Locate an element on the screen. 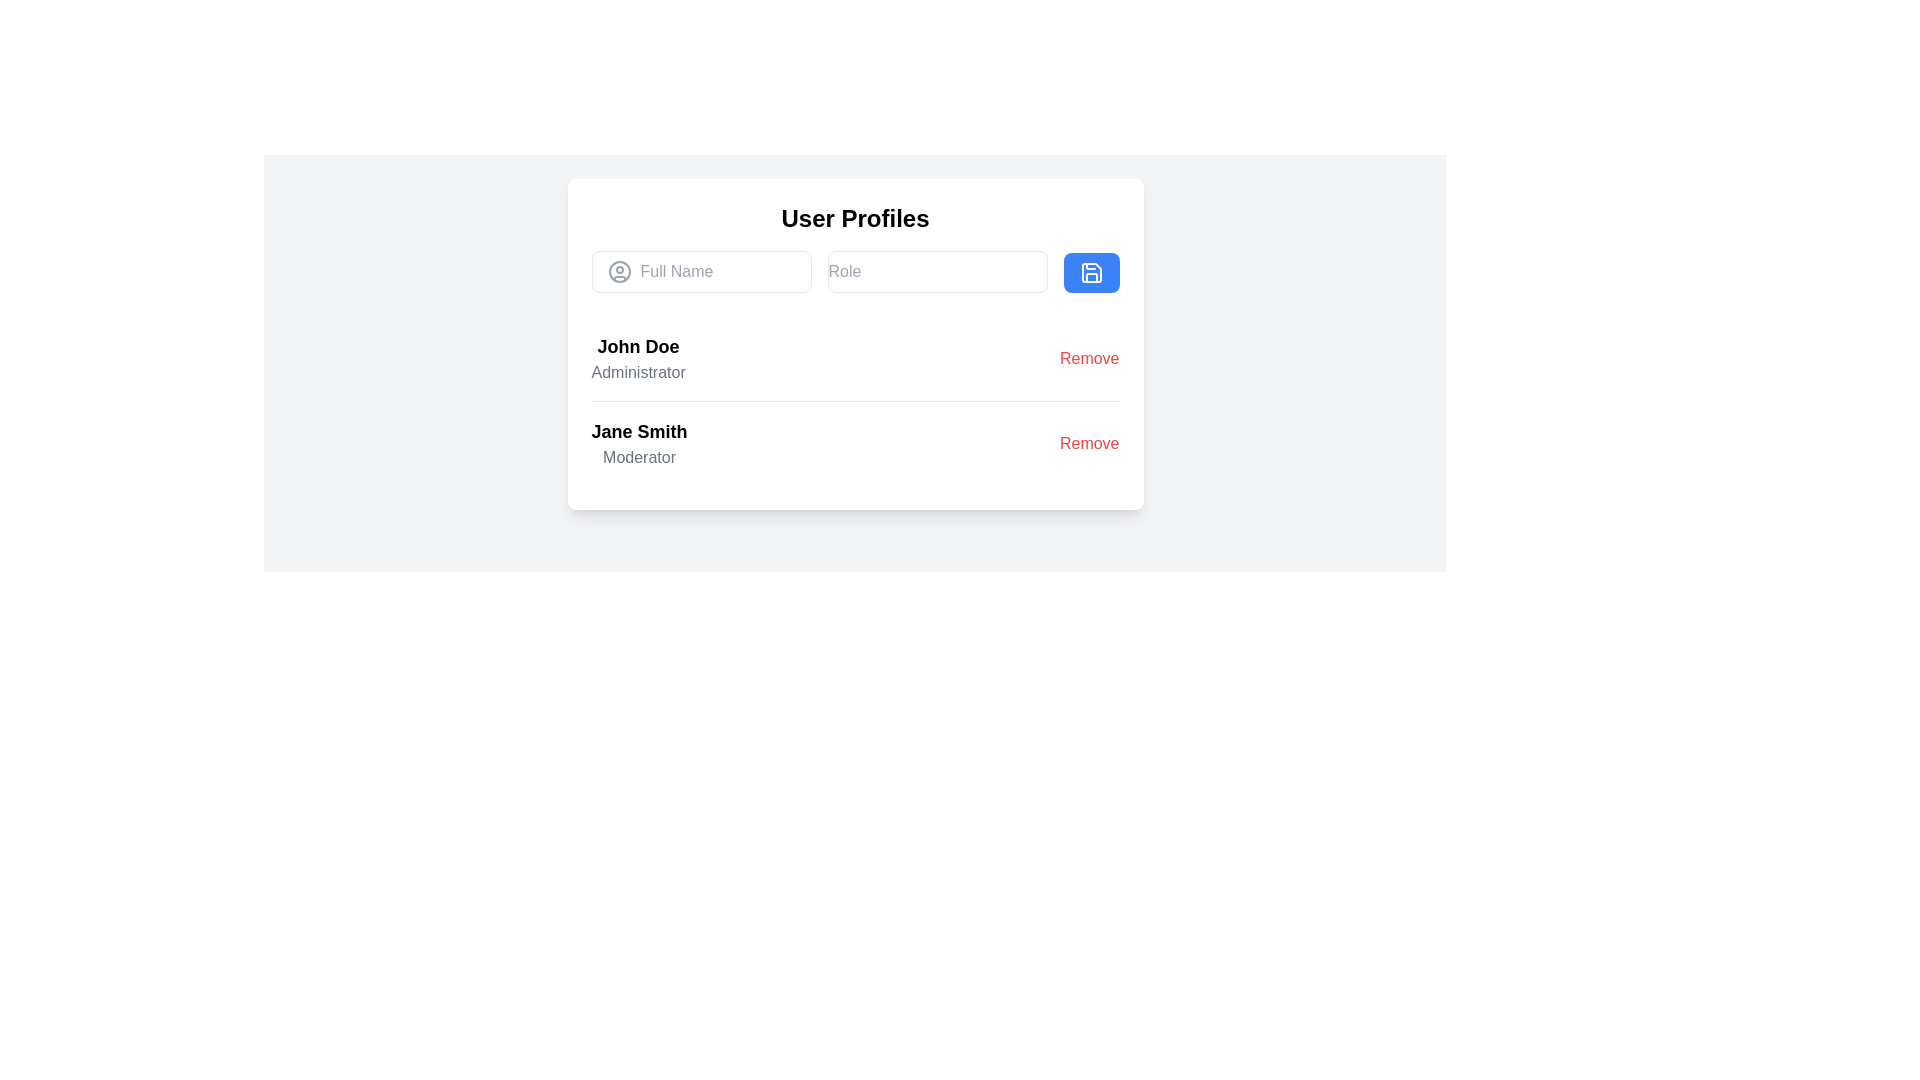 The height and width of the screenshot is (1080, 1920). the red-text hyperlink labeled 'Remove' associated with user 'John Doe' in the 'User Profiles' card is located at coordinates (1088, 357).